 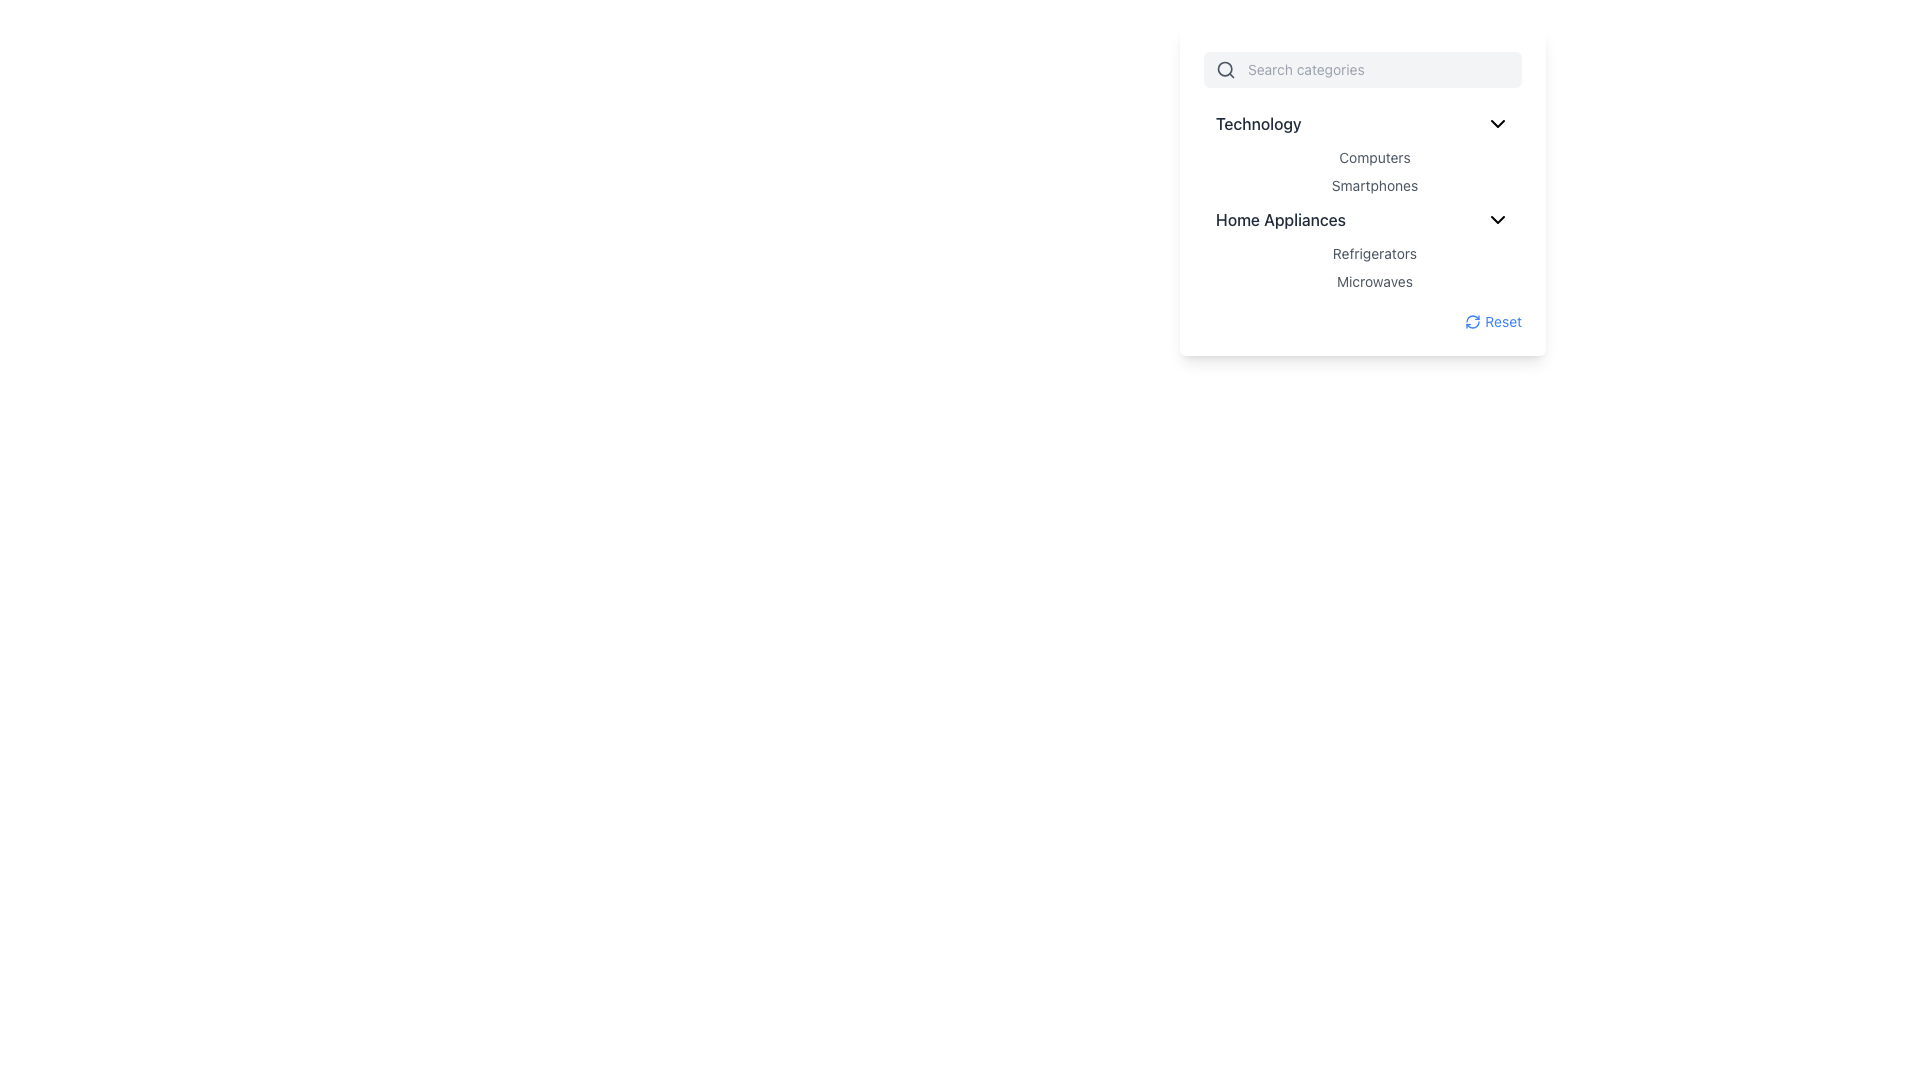 What do you see at coordinates (1373, 185) in the screenshot?
I see `the second clickable menu option in the dropdown list under the 'Technology' category` at bounding box center [1373, 185].